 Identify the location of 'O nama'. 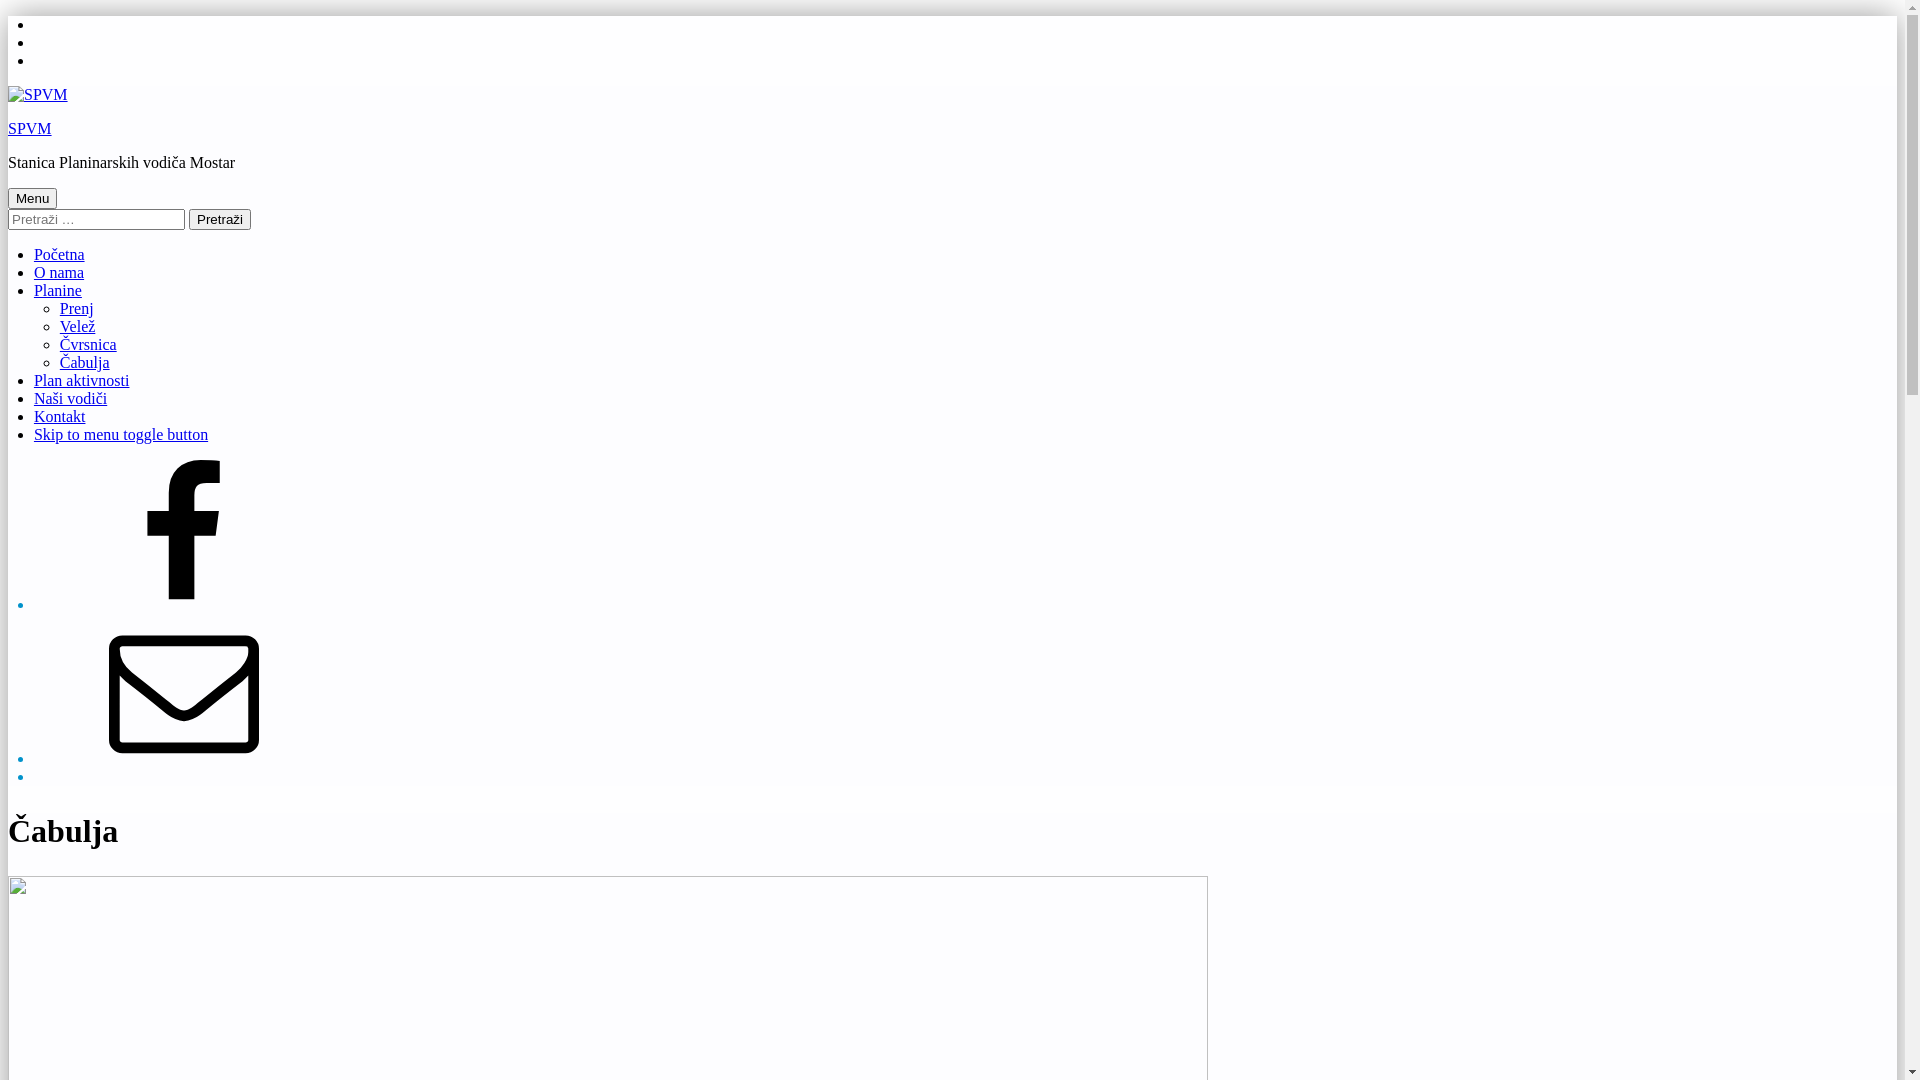
(58, 272).